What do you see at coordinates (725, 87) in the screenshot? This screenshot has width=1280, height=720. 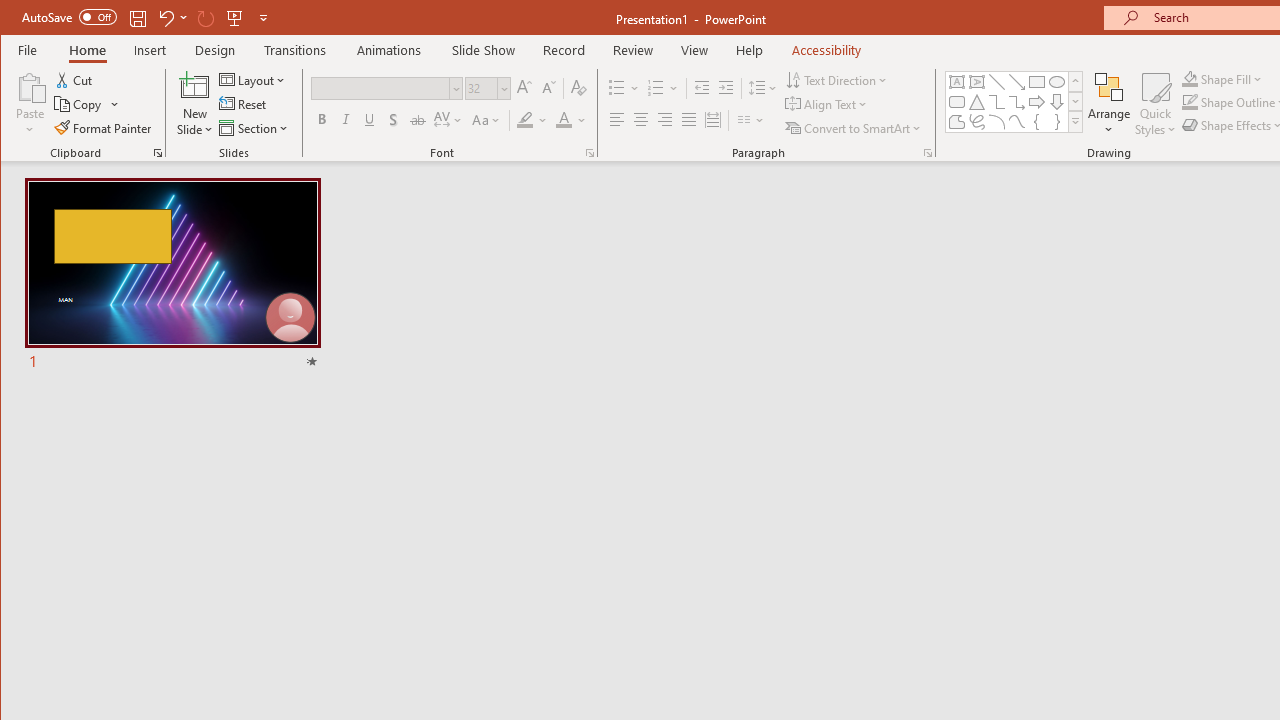 I see `'Increase Indent'` at bounding box center [725, 87].